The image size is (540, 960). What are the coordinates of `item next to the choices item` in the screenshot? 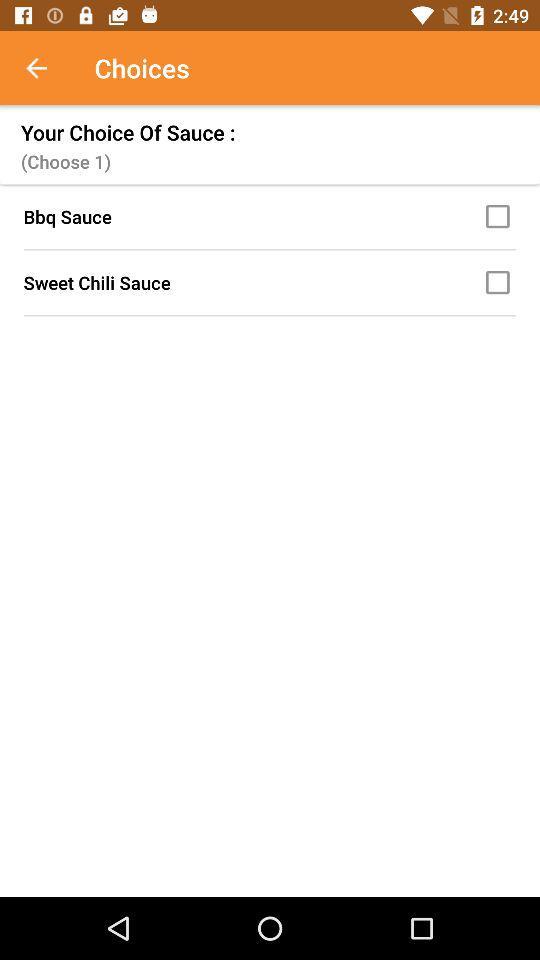 It's located at (47, 68).